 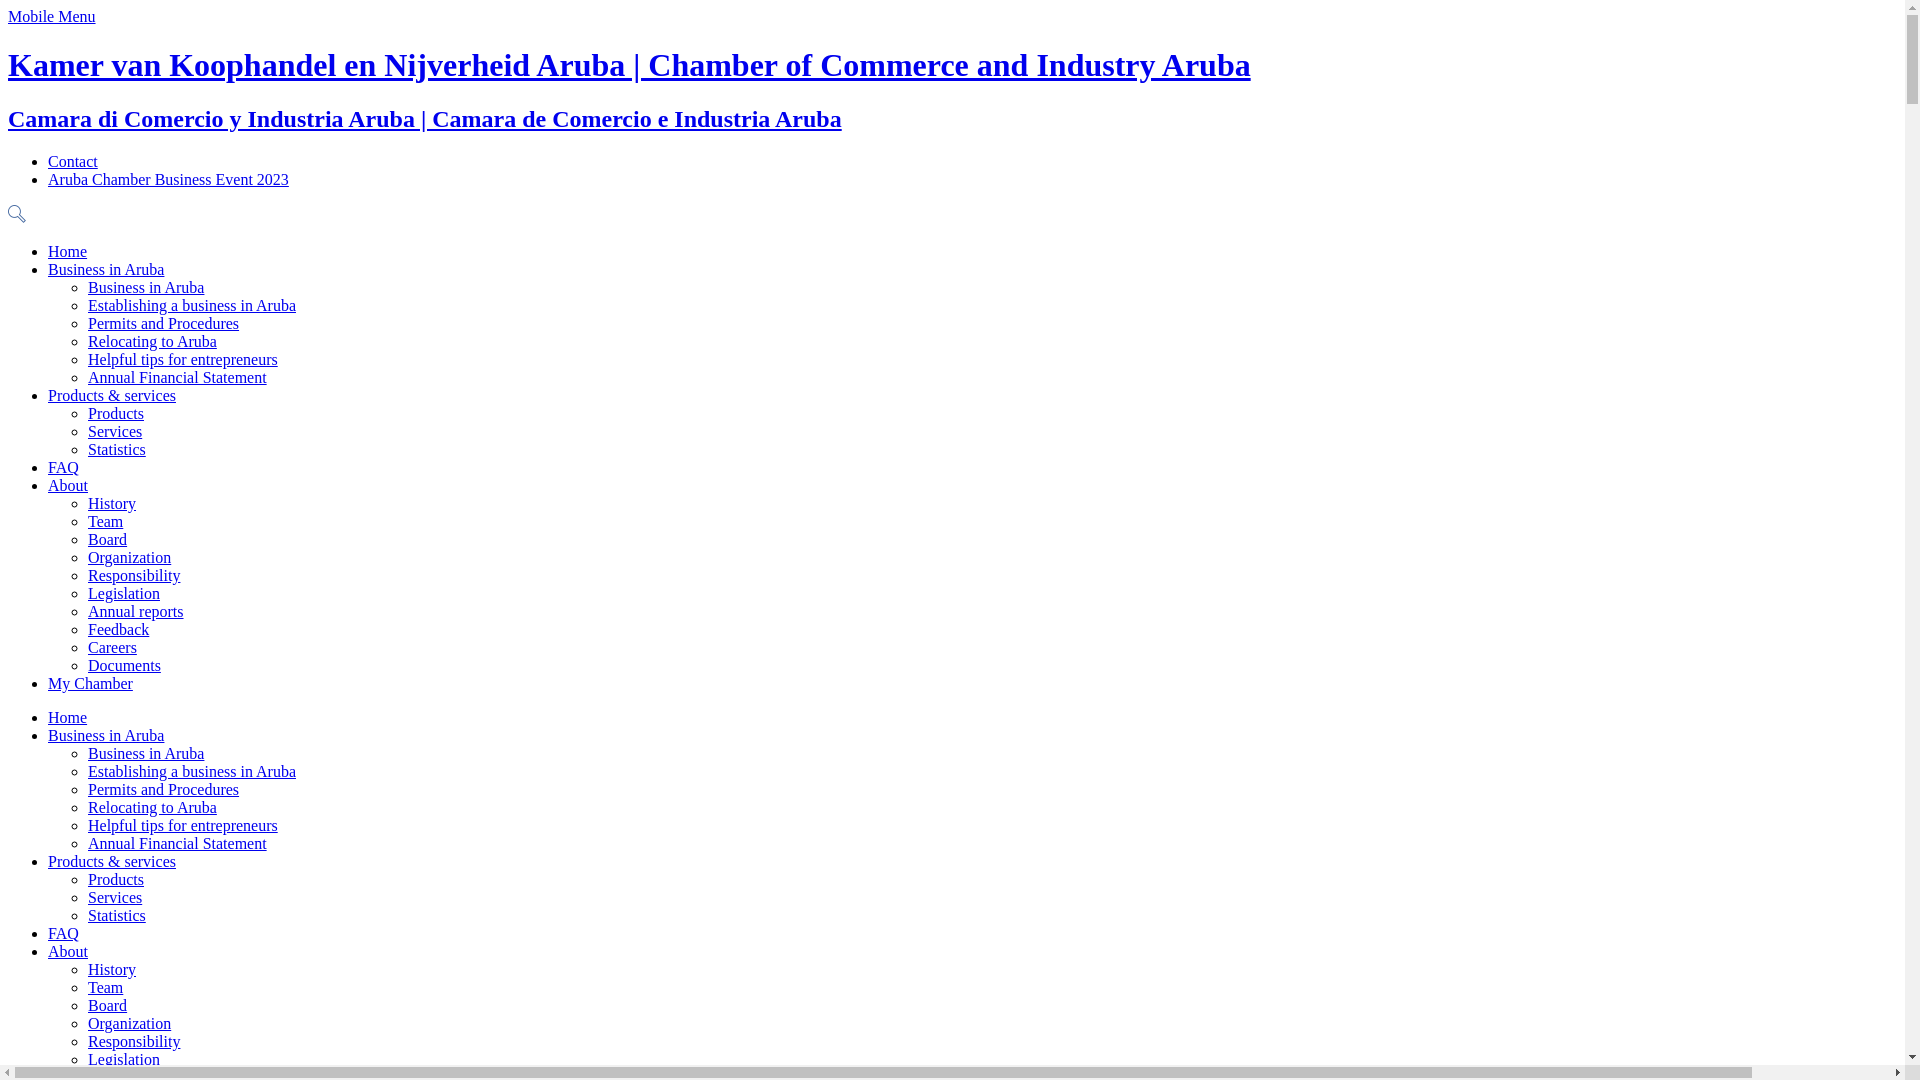 I want to click on 'Annual Financial Statement', so click(x=177, y=843).